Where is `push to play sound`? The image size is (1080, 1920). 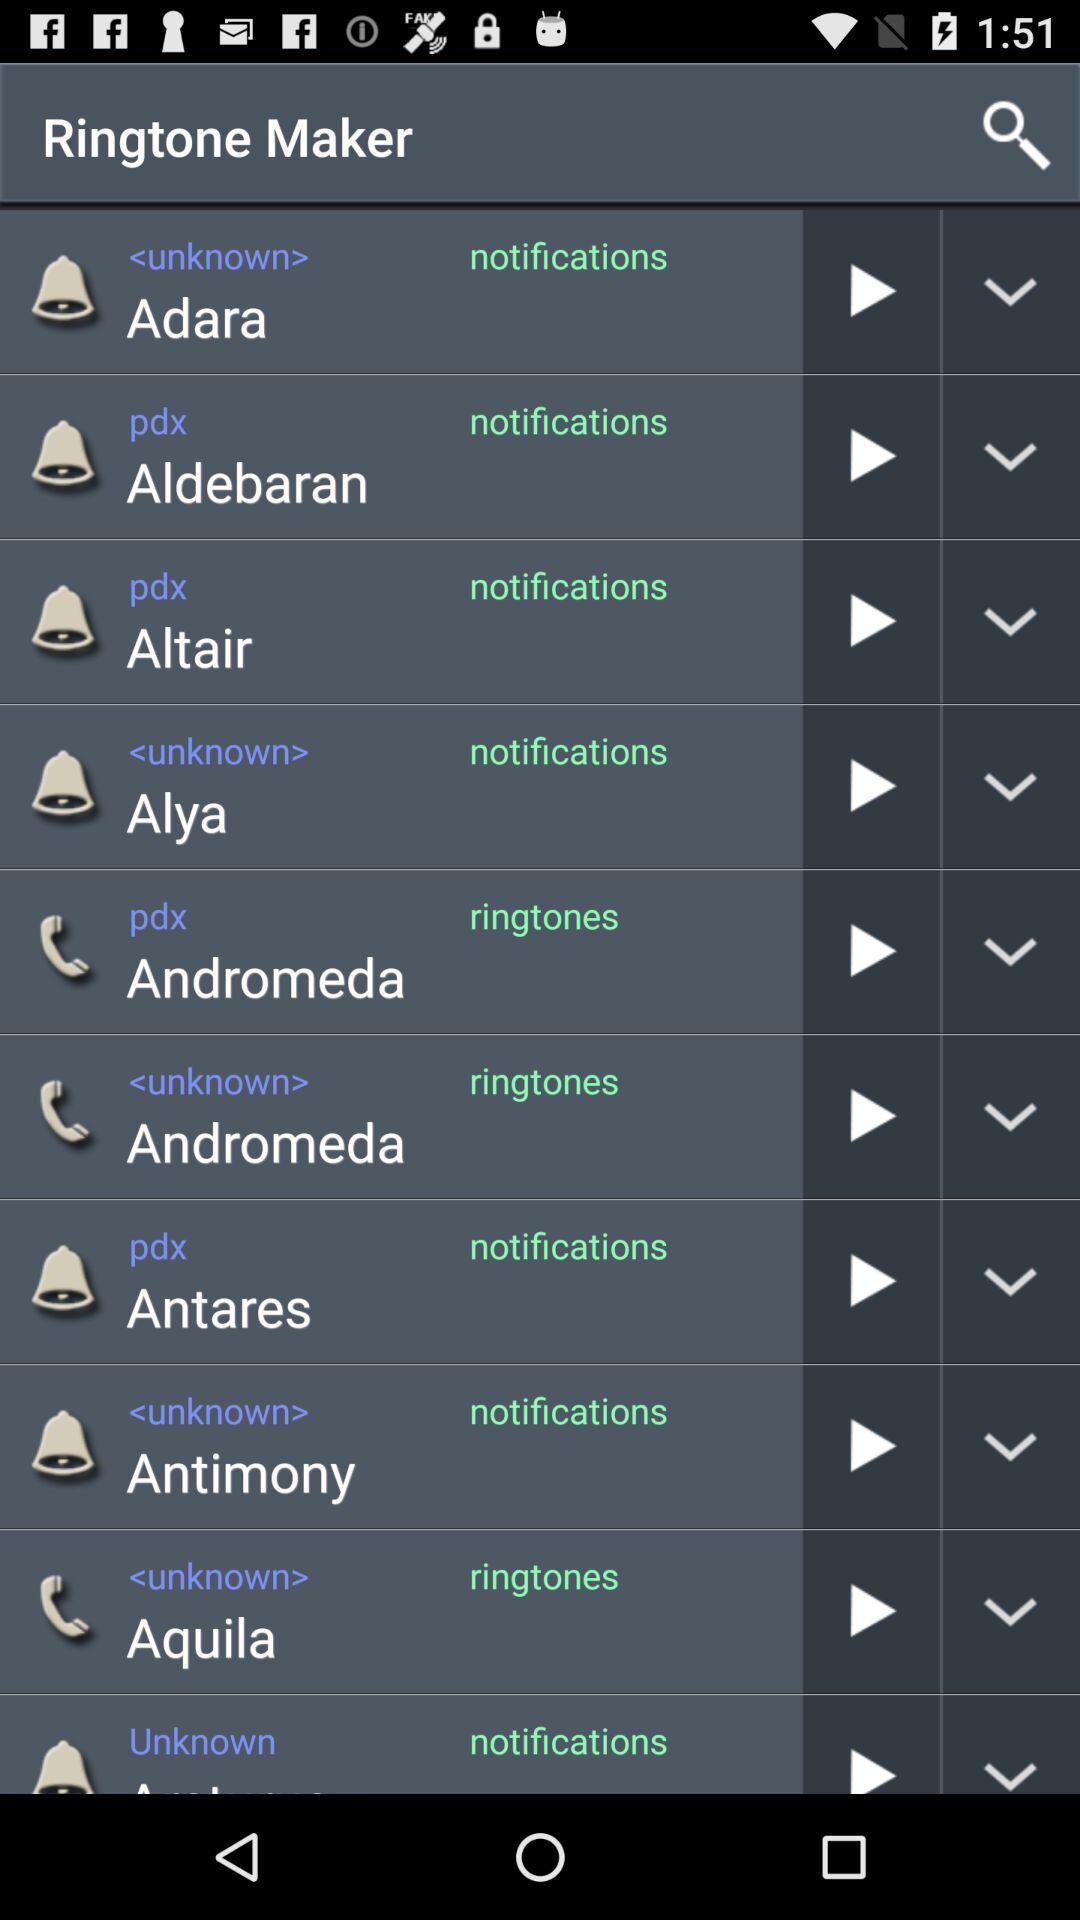
push to play sound is located at coordinates (870, 455).